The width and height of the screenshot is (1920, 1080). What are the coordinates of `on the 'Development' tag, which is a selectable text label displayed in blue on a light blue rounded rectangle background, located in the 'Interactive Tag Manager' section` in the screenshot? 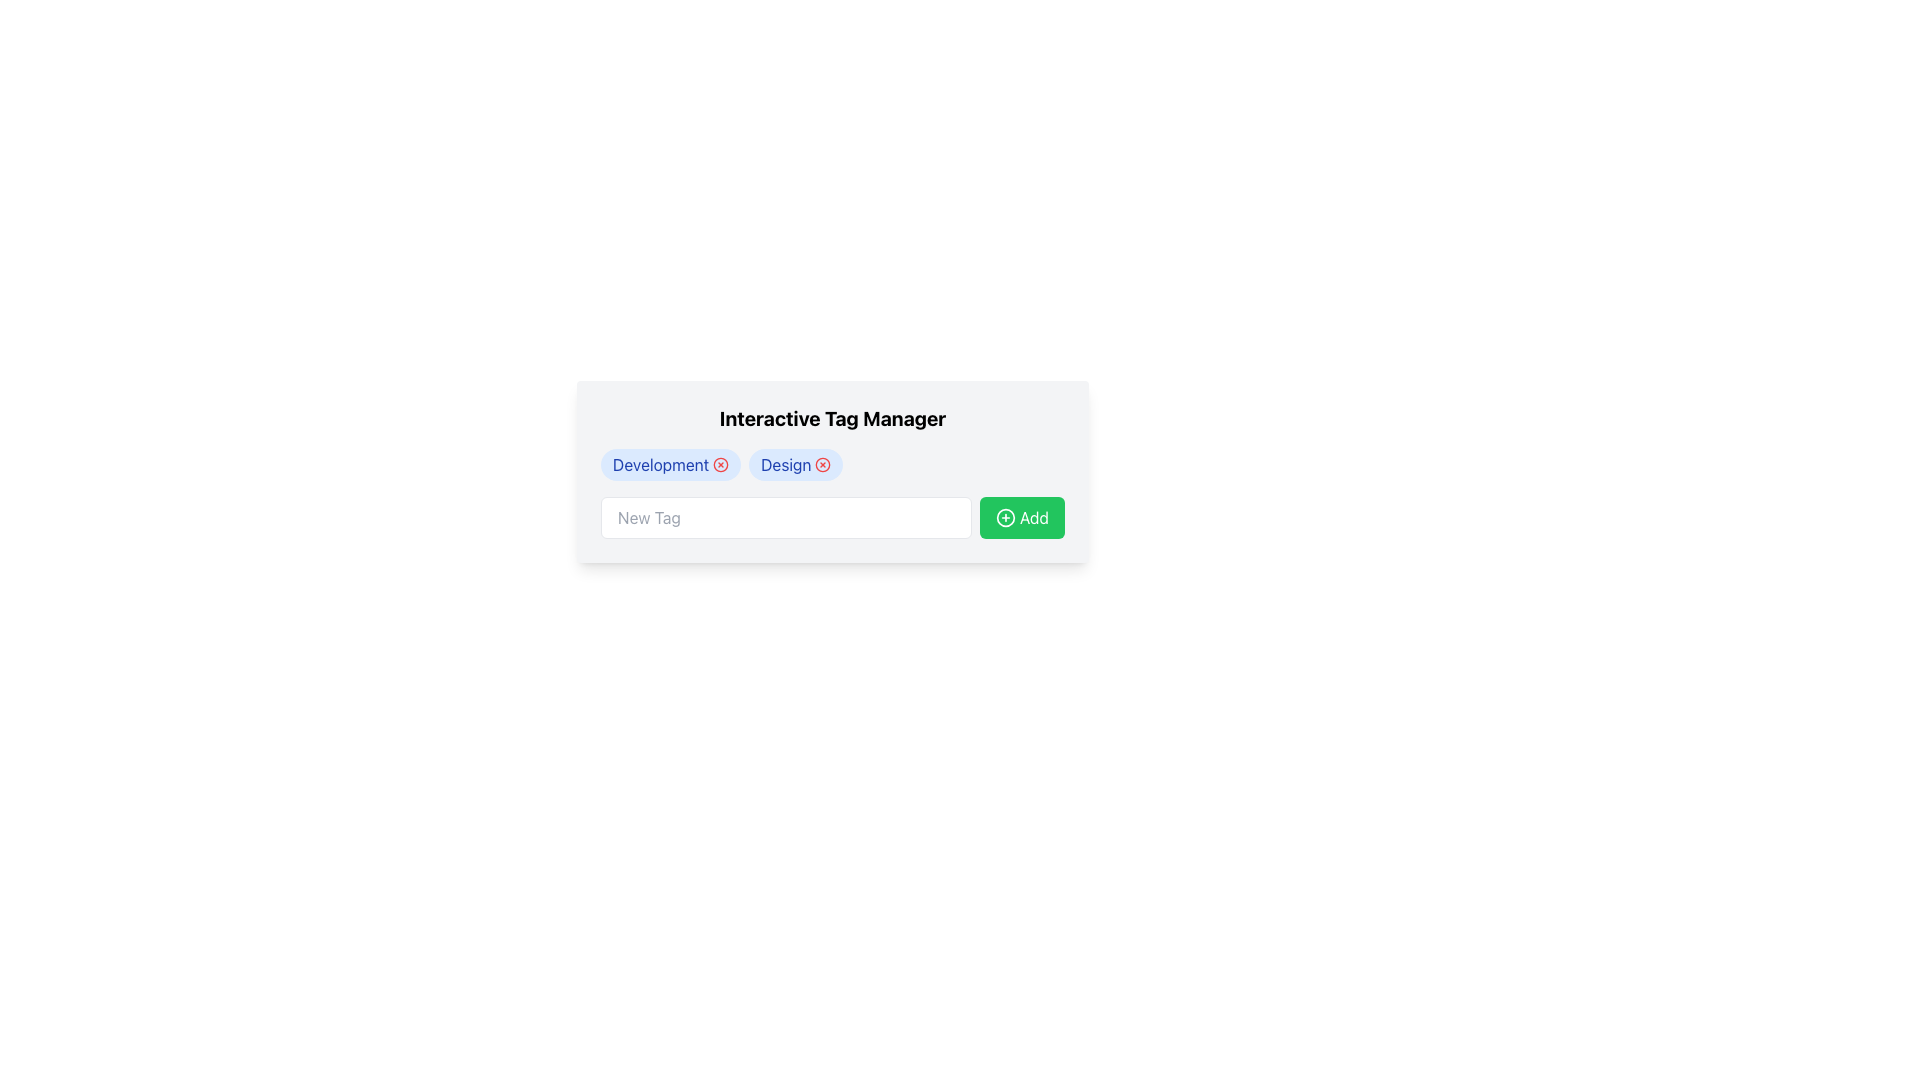 It's located at (661, 465).